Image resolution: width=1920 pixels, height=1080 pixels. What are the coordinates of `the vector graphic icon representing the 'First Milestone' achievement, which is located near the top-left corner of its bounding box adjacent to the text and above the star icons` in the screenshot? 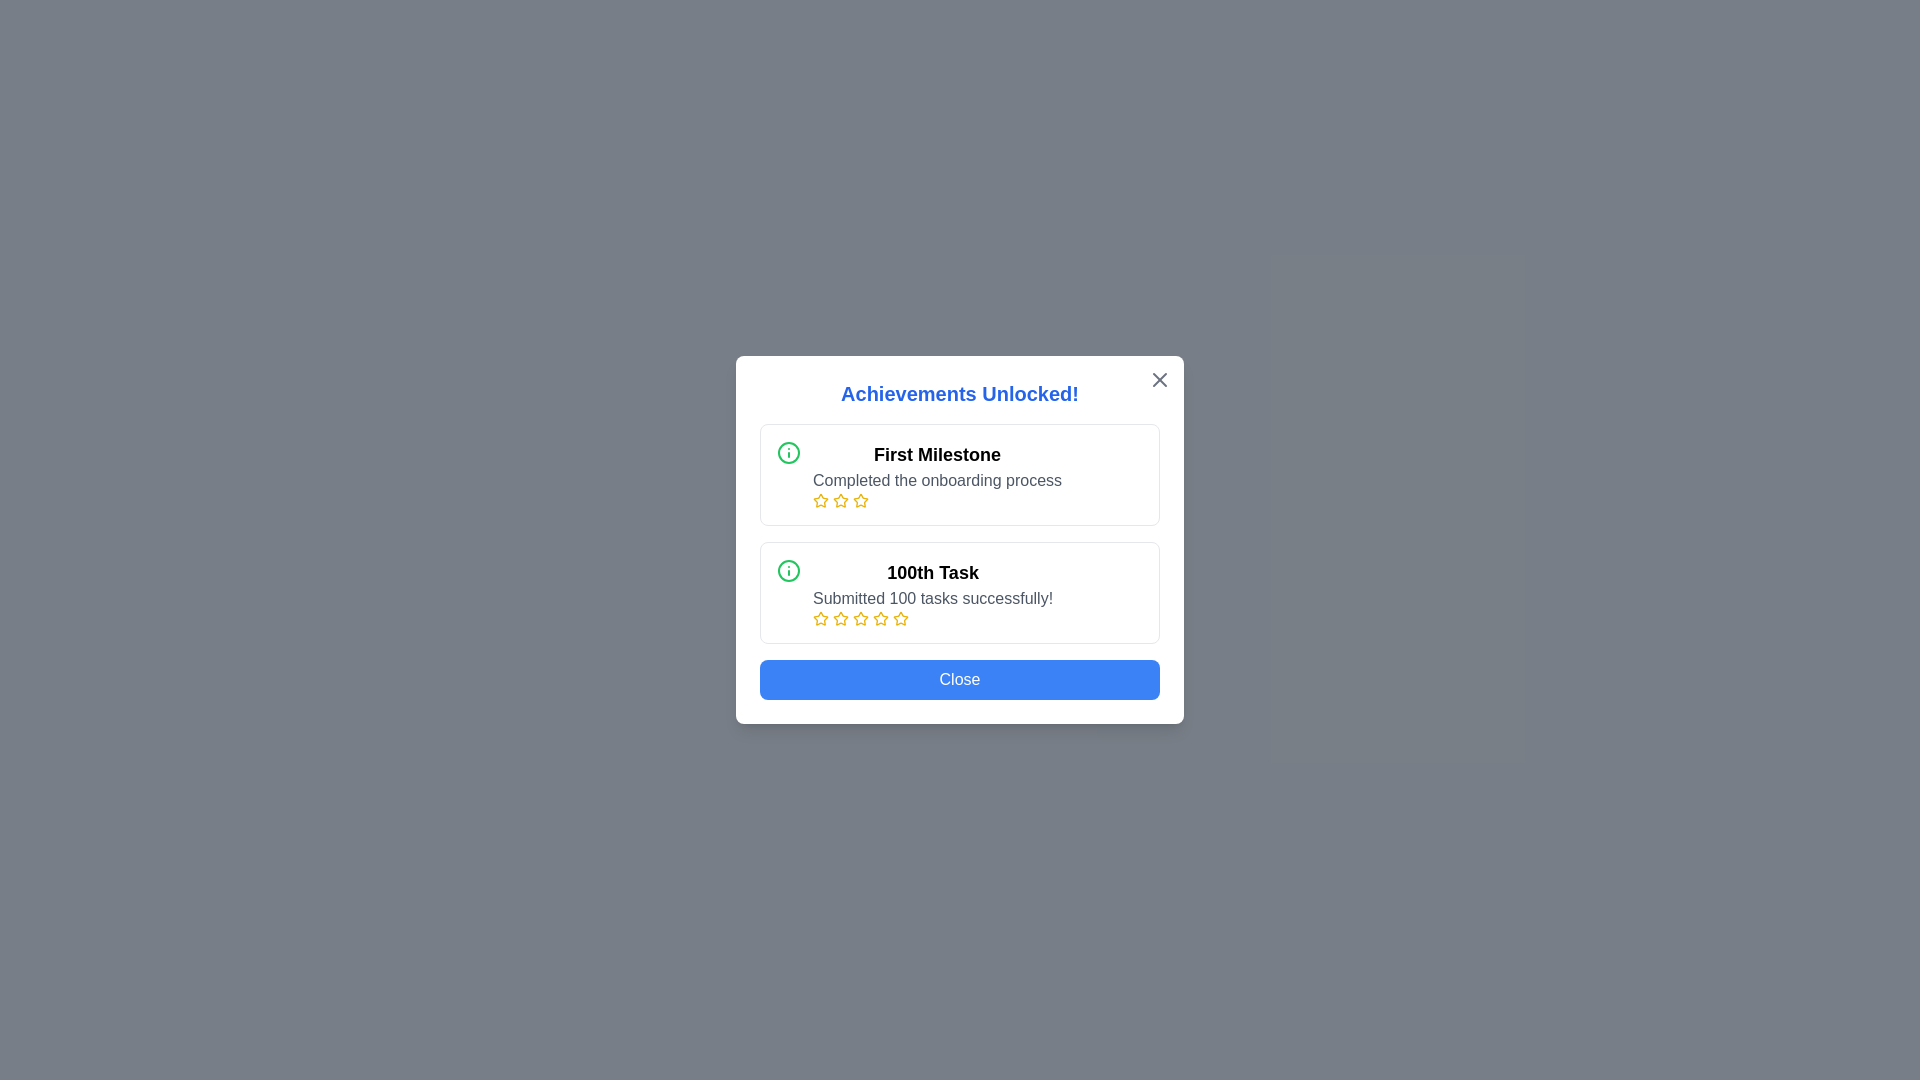 It's located at (787, 570).